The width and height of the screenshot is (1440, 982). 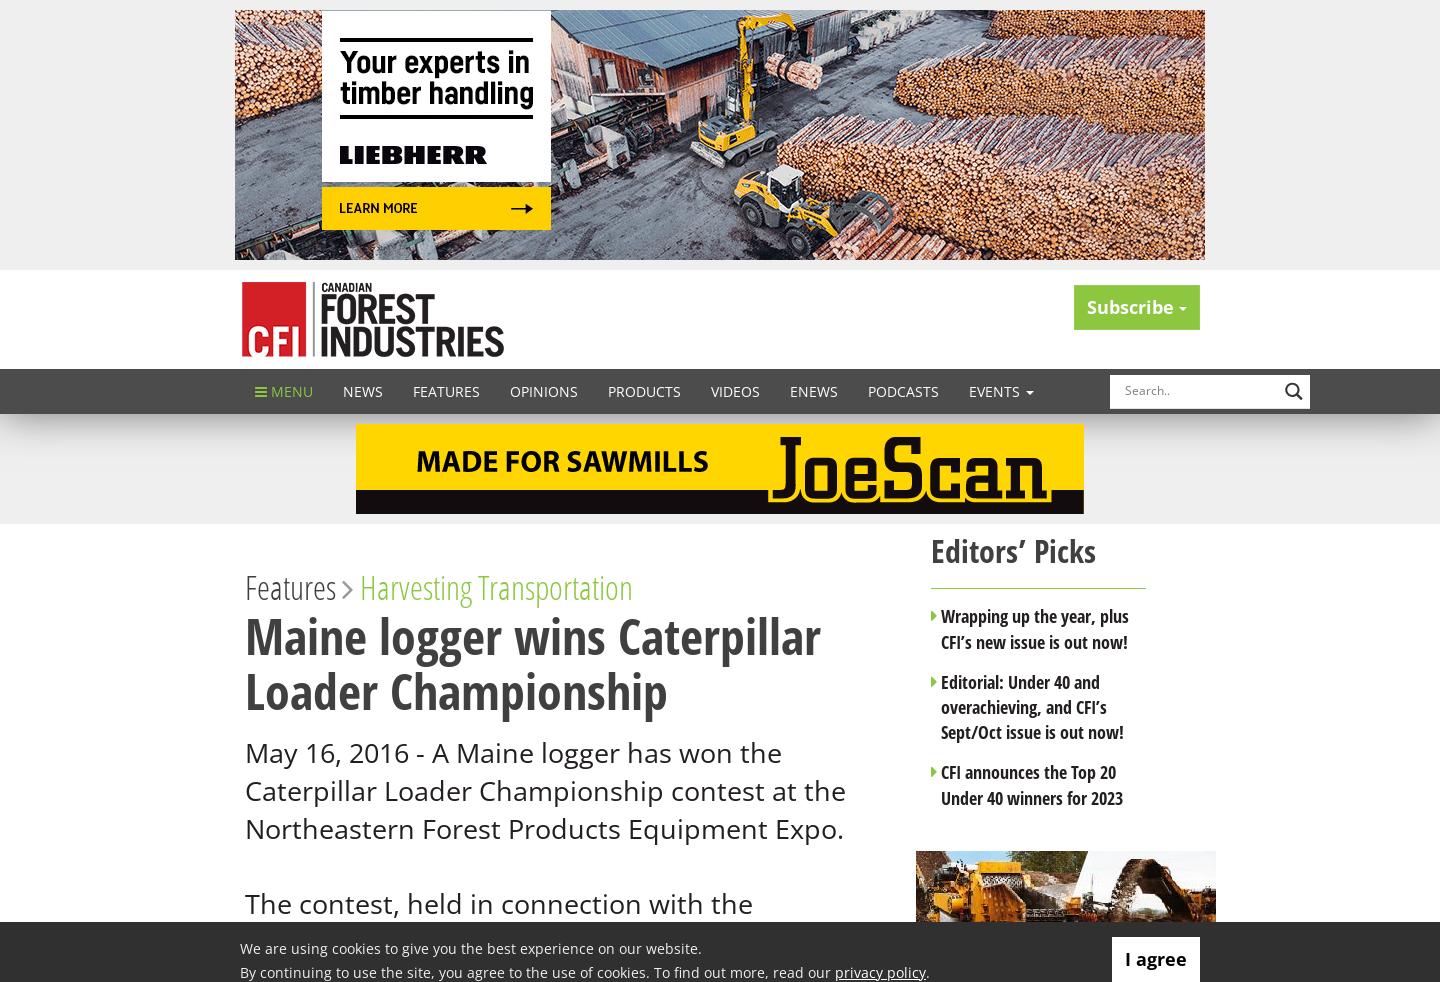 I want to click on 'Harvesting', so click(x=415, y=586).